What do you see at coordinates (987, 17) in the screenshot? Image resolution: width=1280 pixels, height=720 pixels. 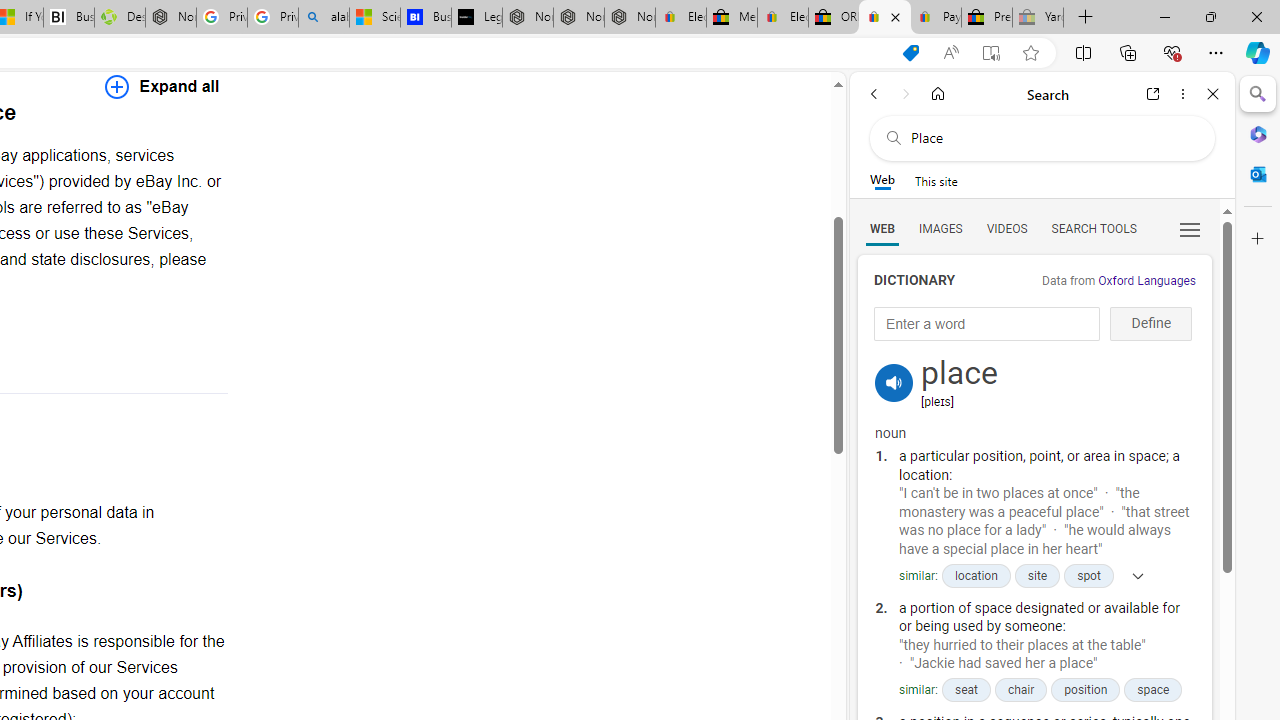 I see `'Press Room - eBay Inc.'` at bounding box center [987, 17].